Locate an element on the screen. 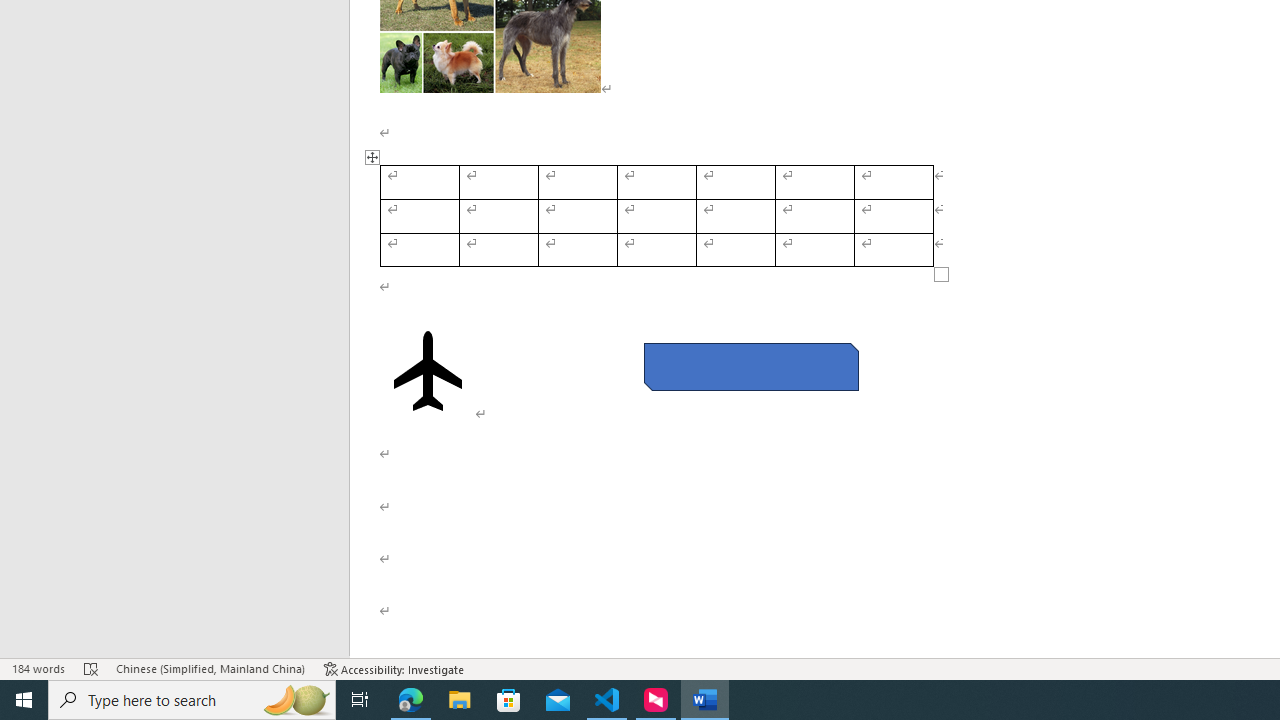  'File Explorer' is located at coordinates (459, 698).